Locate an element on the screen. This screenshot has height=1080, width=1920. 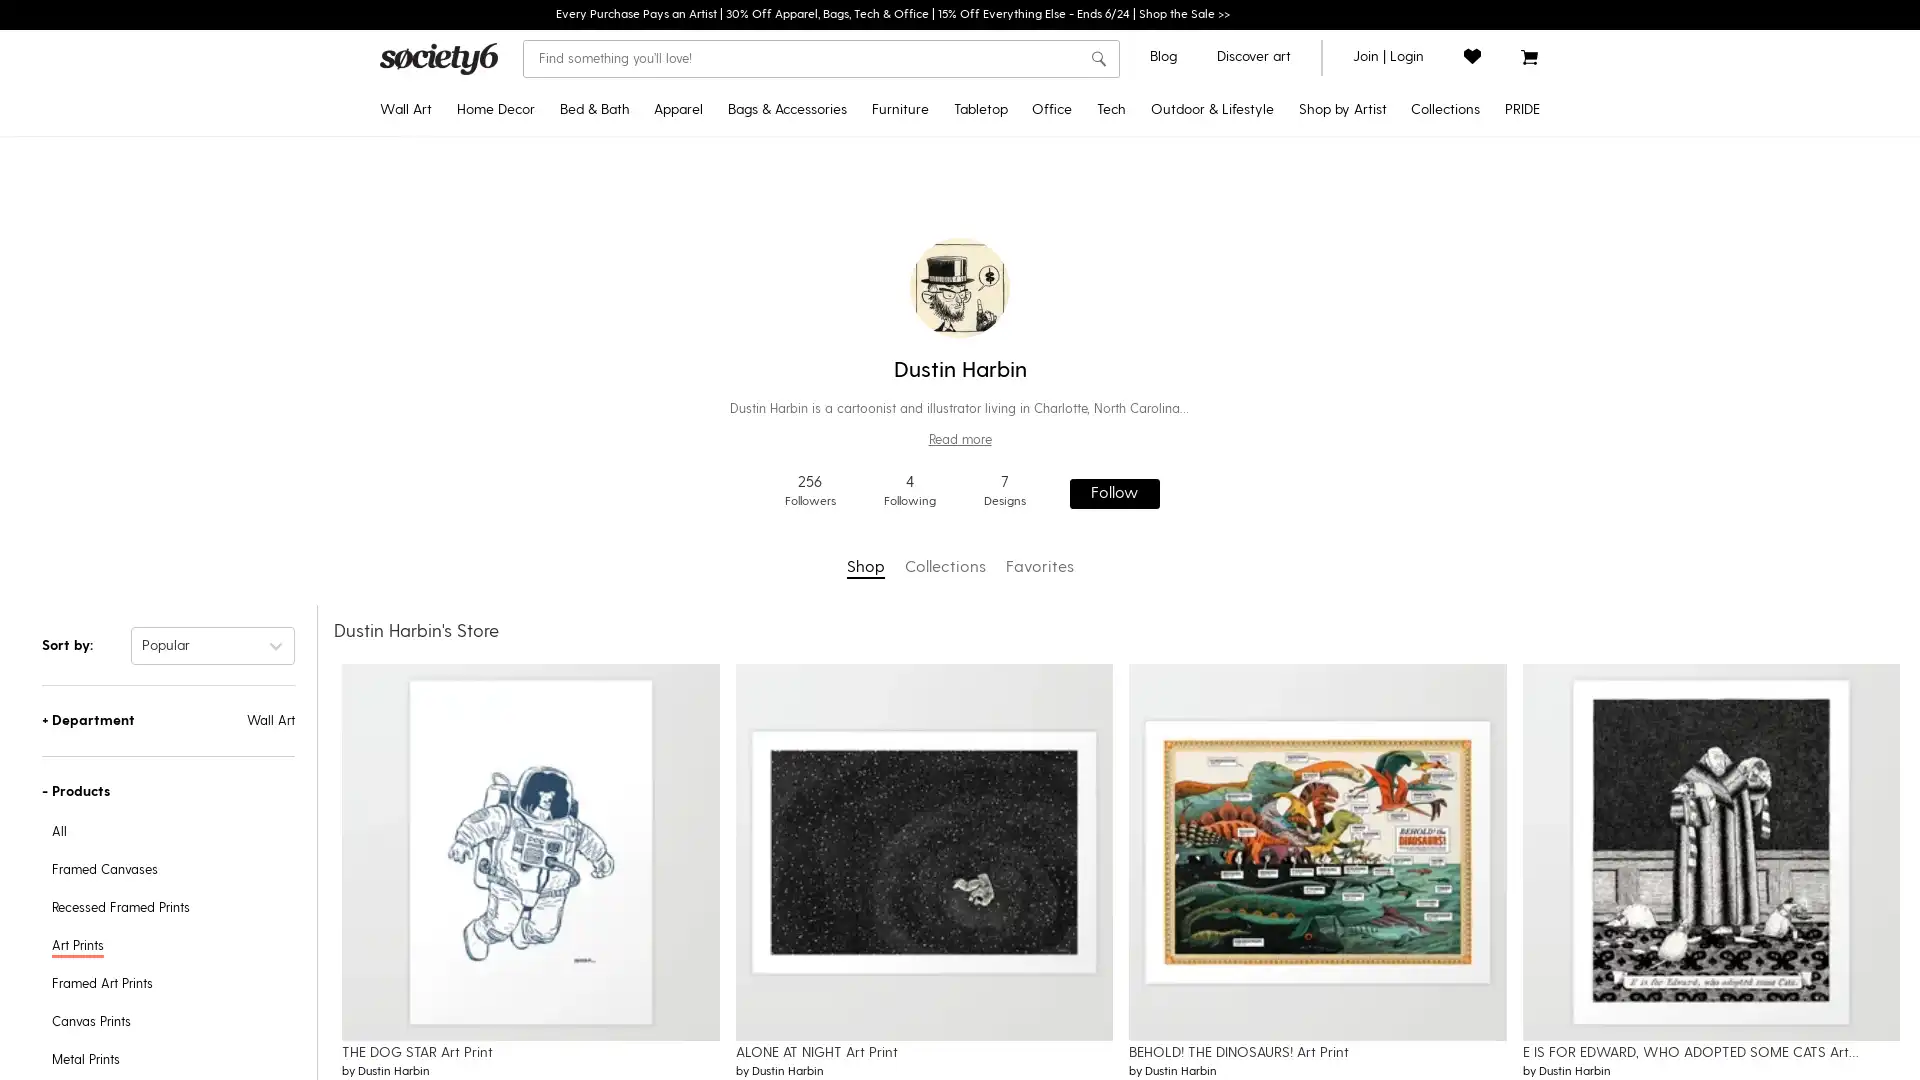
Benches is located at coordinates (934, 192).